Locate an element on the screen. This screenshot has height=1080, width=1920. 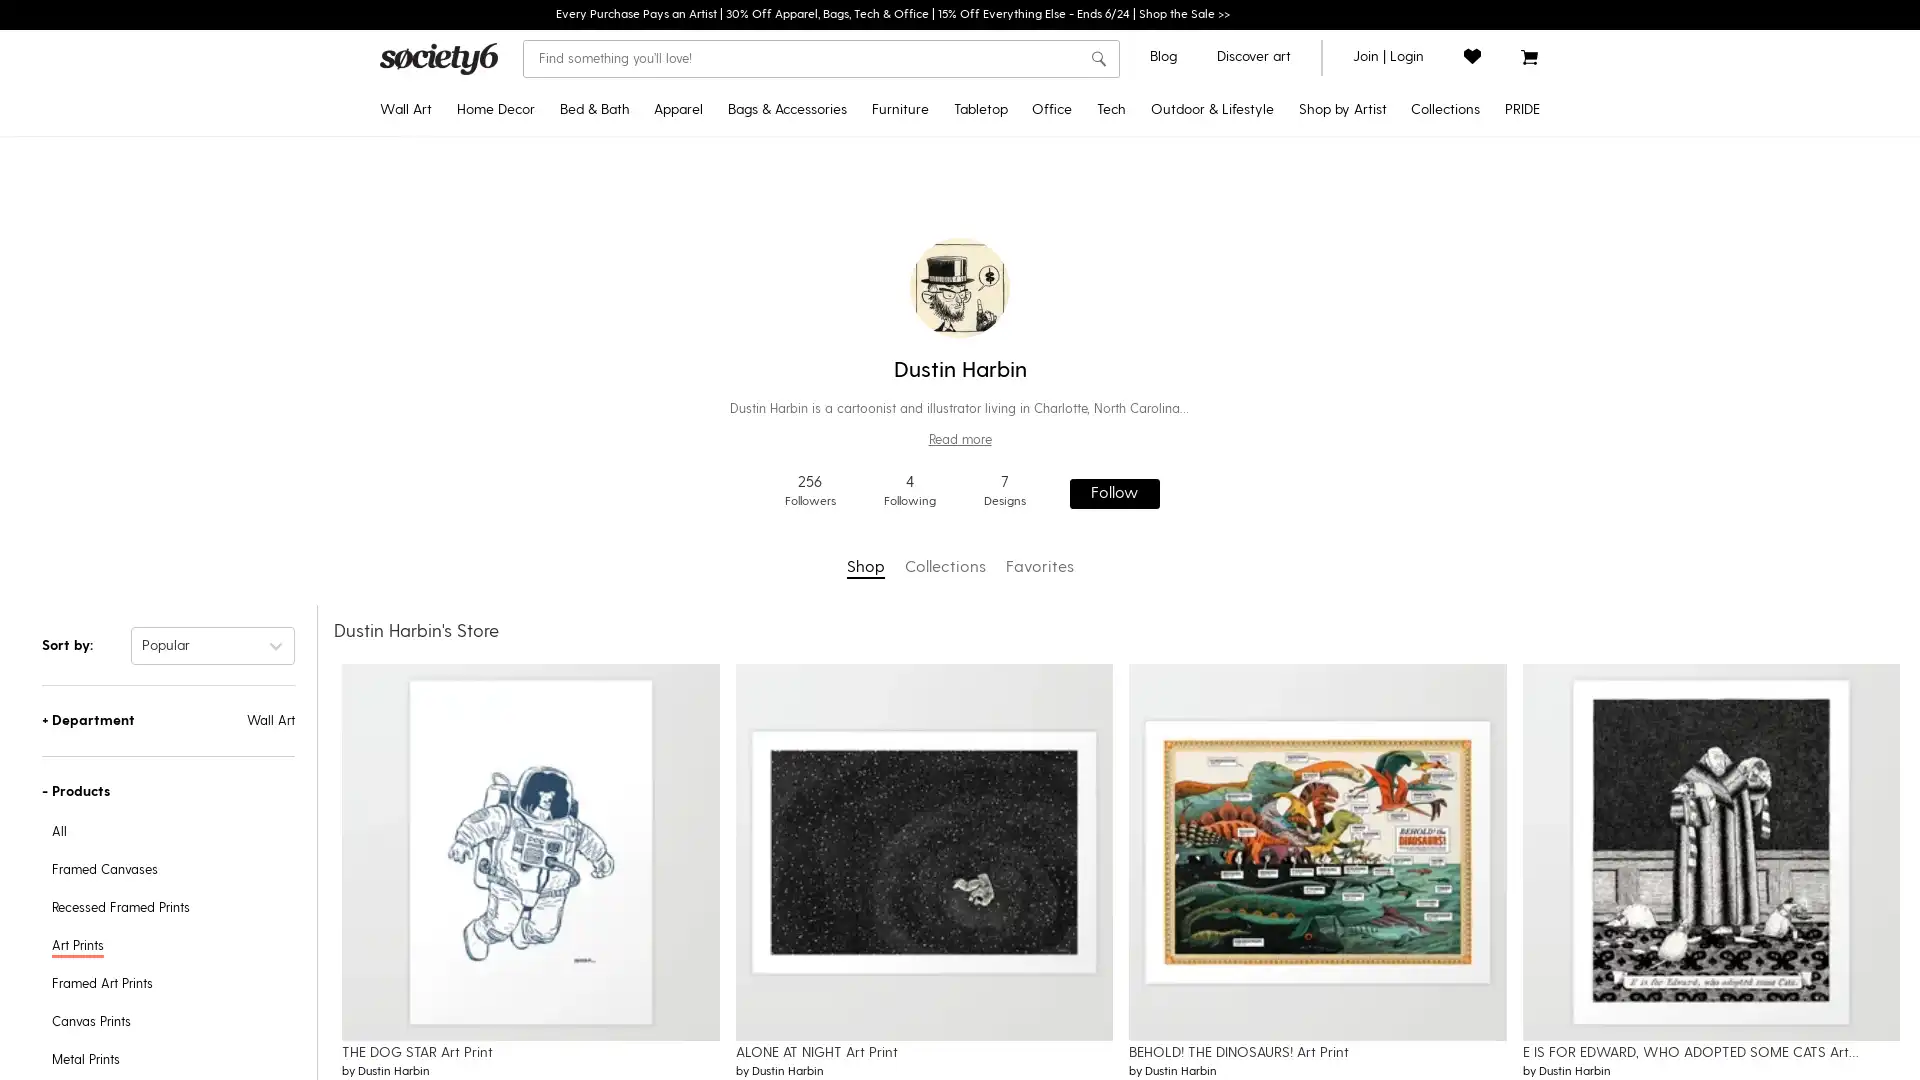
Benches is located at coordinates (934, 192).